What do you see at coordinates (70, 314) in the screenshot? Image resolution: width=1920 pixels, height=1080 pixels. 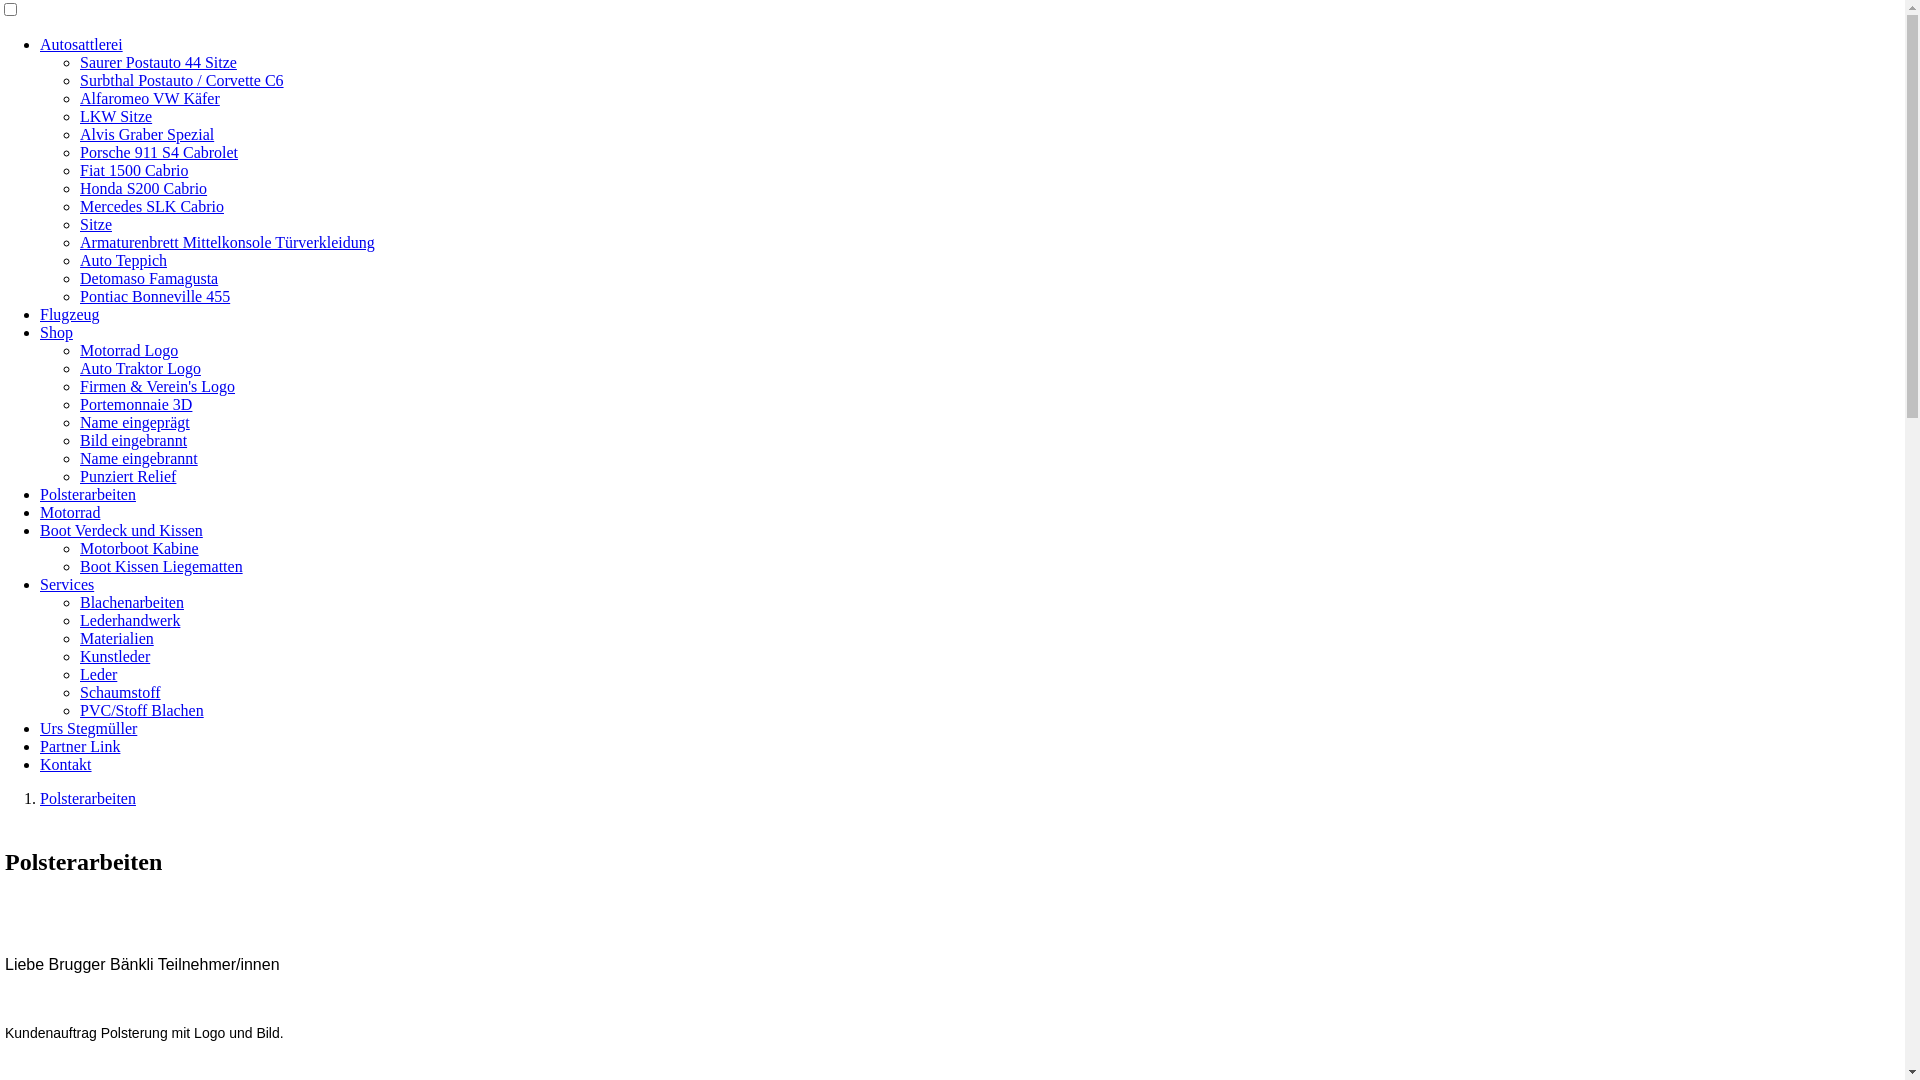 I see `'Flugzeug'` at bounding box center [70, 314].